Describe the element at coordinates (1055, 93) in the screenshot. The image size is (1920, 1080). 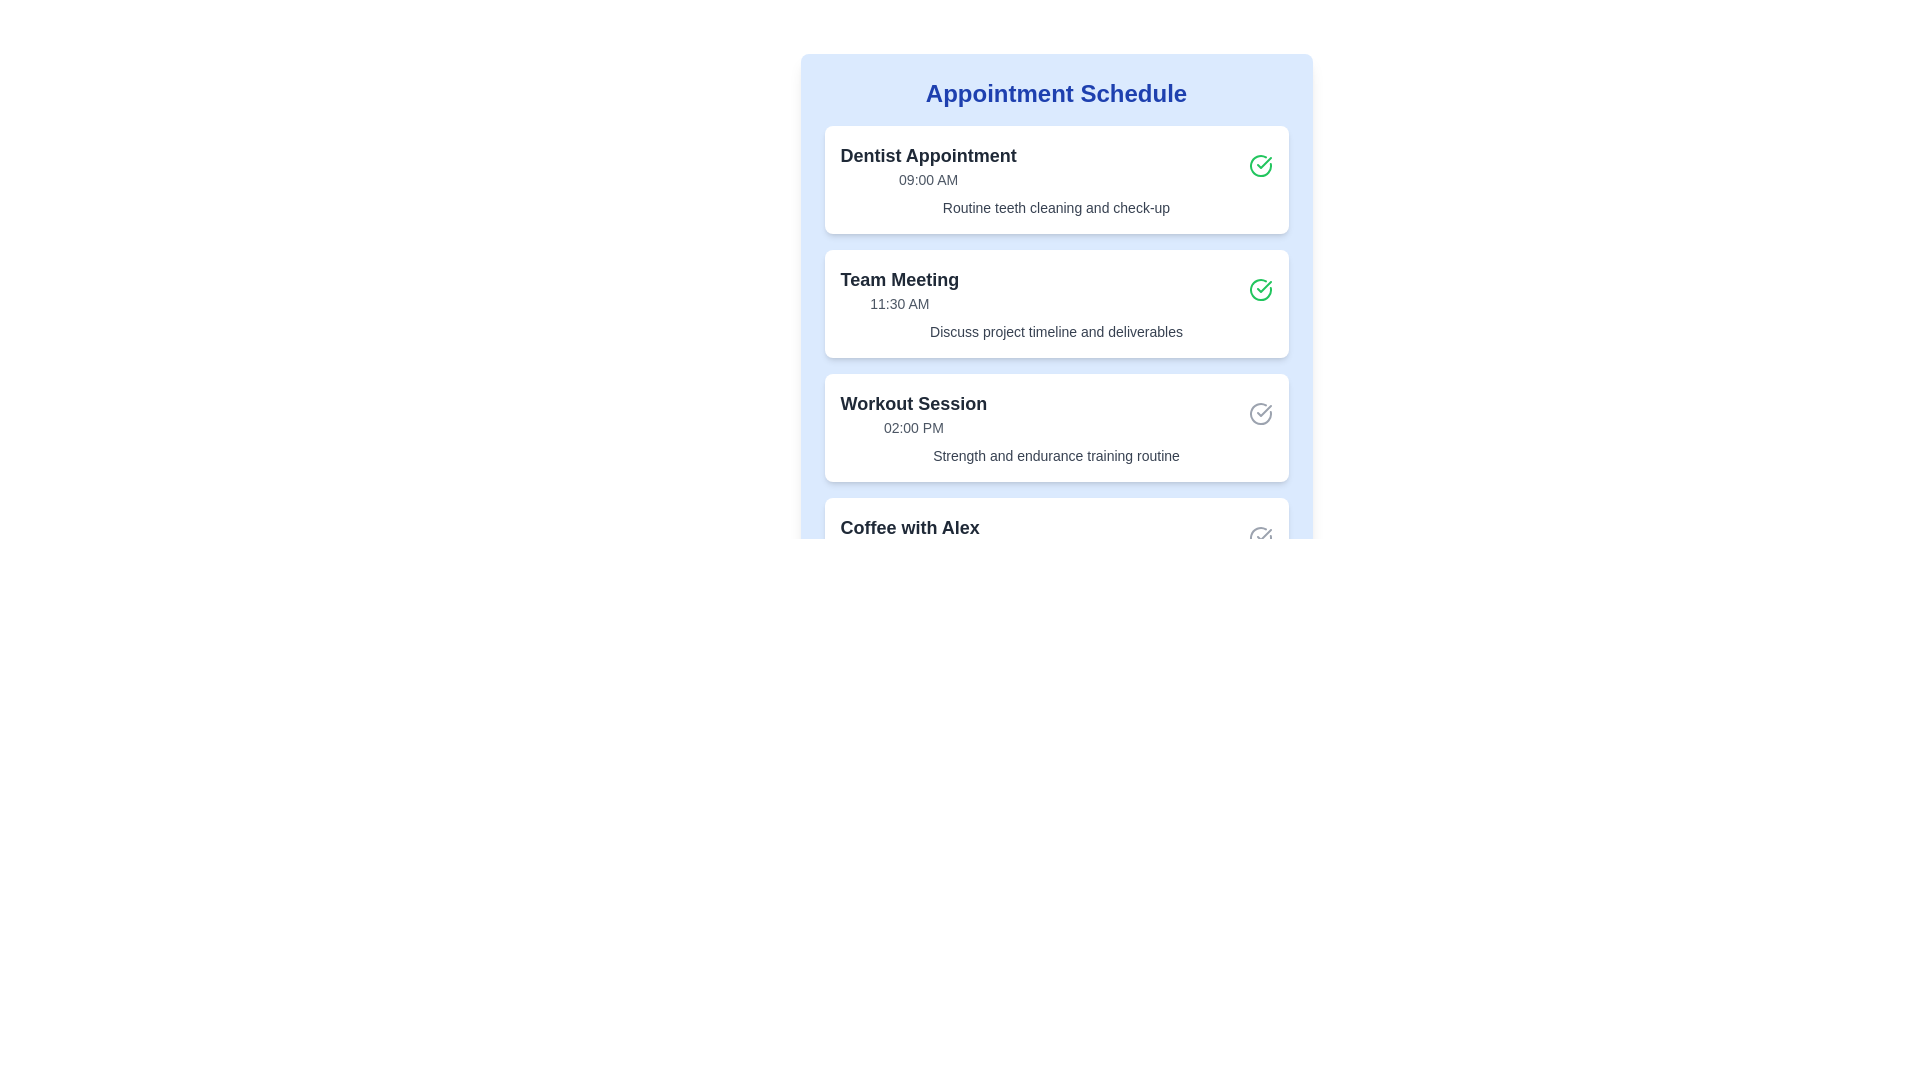
I see `text content of the header element located at the top of the blue-shaded card, which serves as a title for the schedule details` at that location.